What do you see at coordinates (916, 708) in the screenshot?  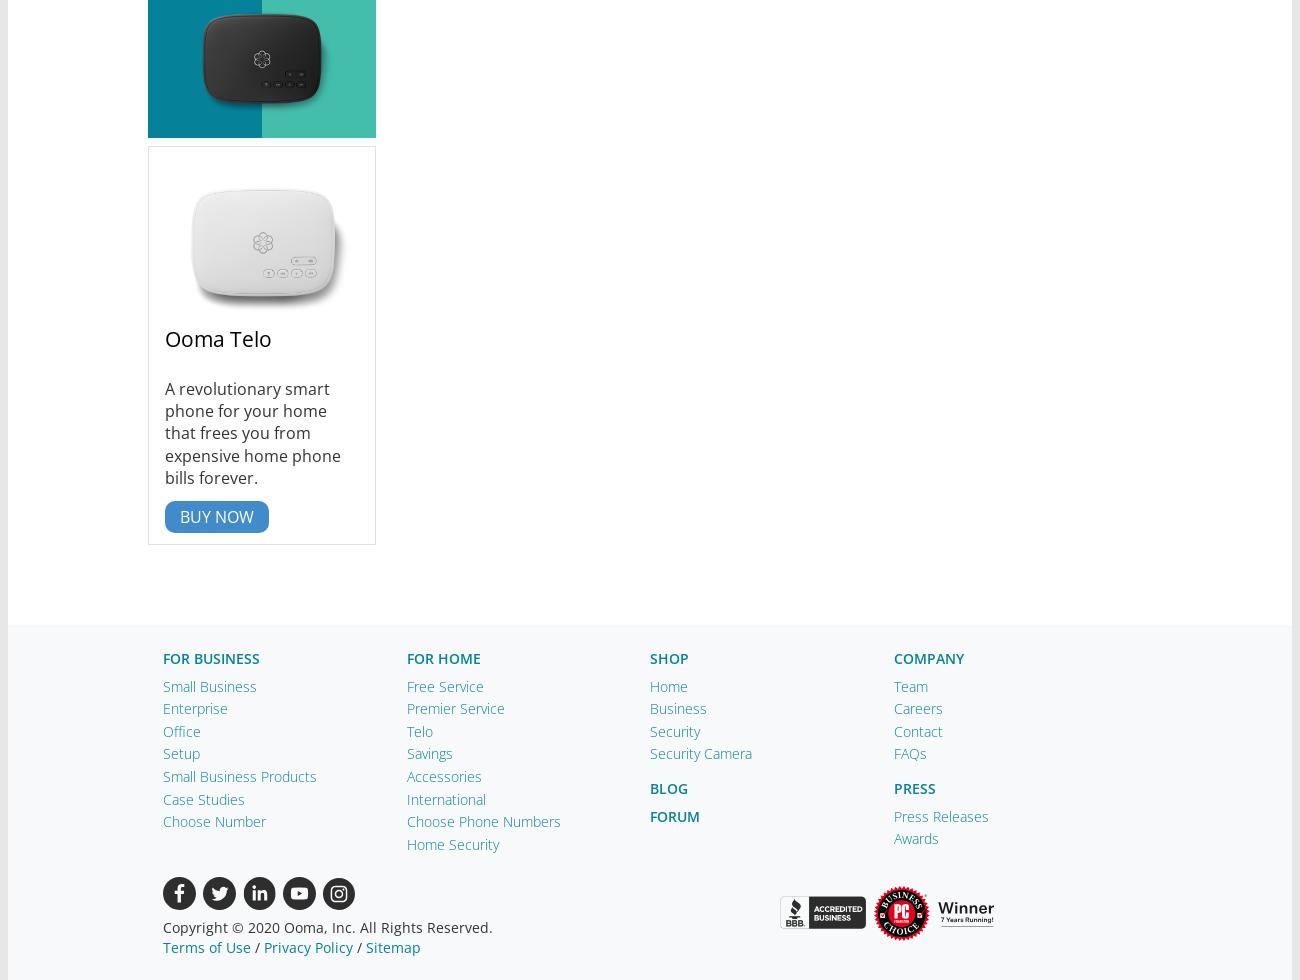 I see `'Careers'` at bounding box center [916, 708].